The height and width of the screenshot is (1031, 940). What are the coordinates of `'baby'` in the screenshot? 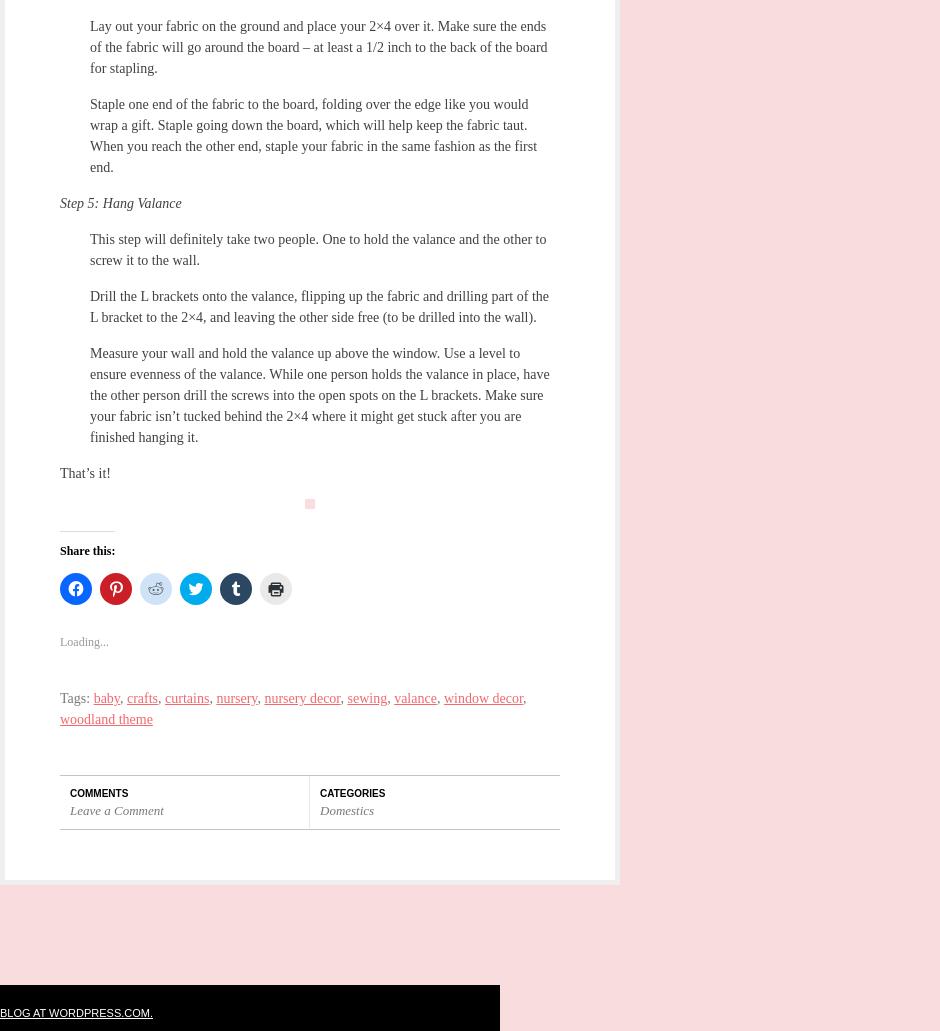 It's located at (106, 698).